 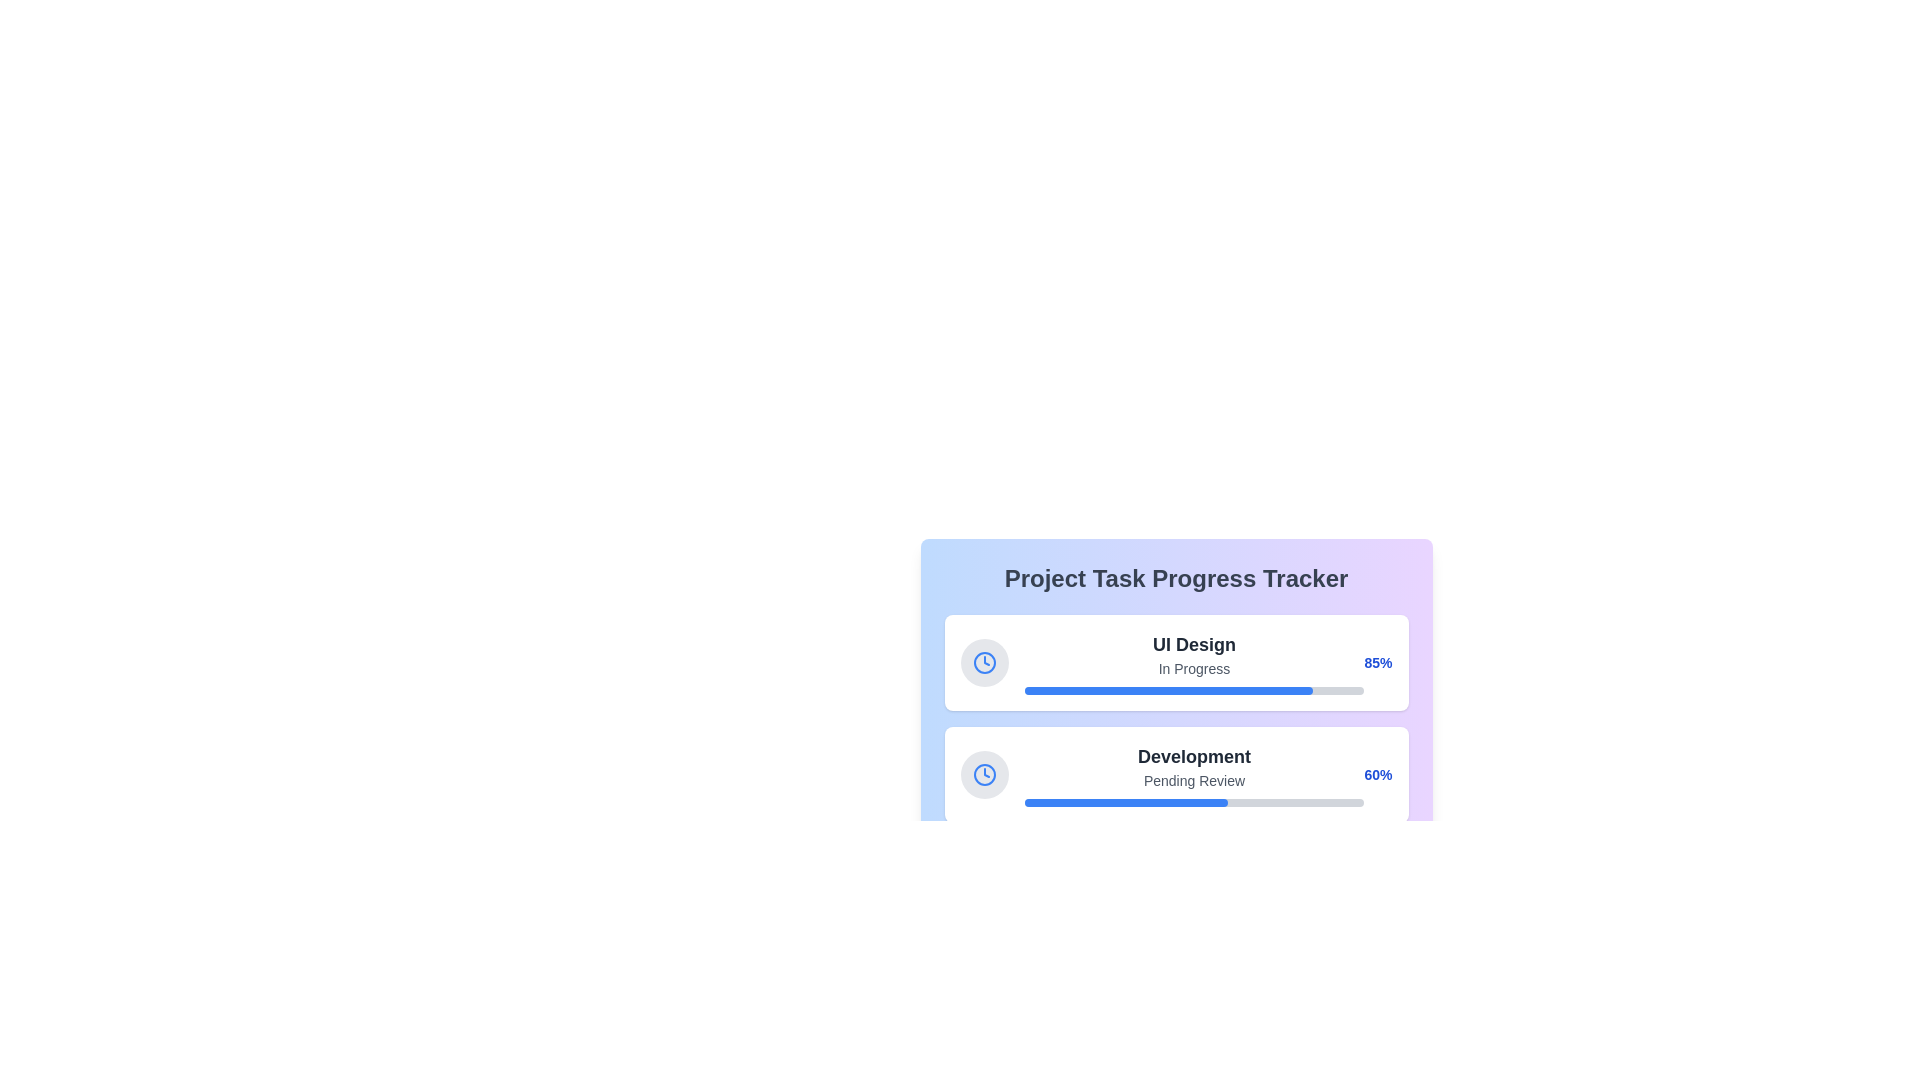 What do you see at coordinates (1194, 801) in the screenshot?
I see `the horizontal progress bar with a gray background and blue filled portion indicating 60% completion` at bounding box center [1194, 801].